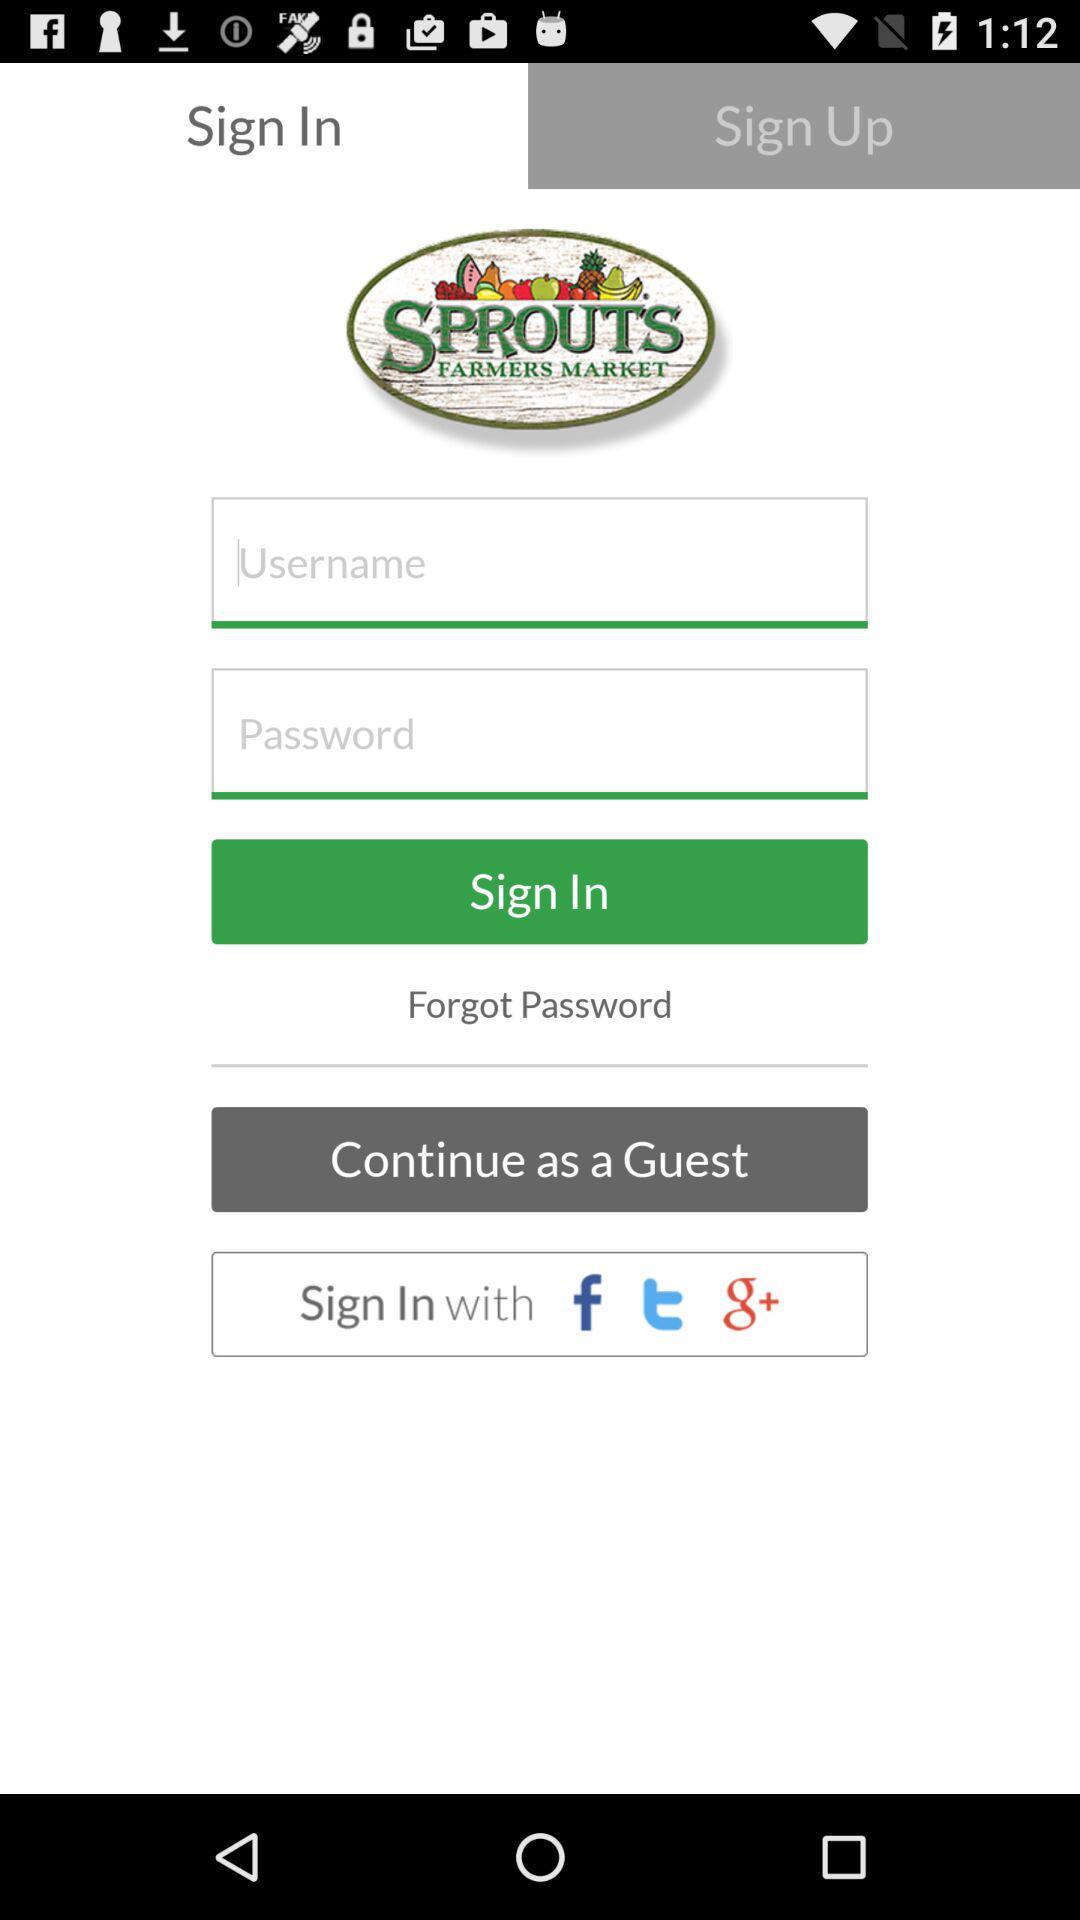 Image resolution: width=1080 pixels, height=1920 pixels. I want to click on the forgot password item, so click(540, 1004).